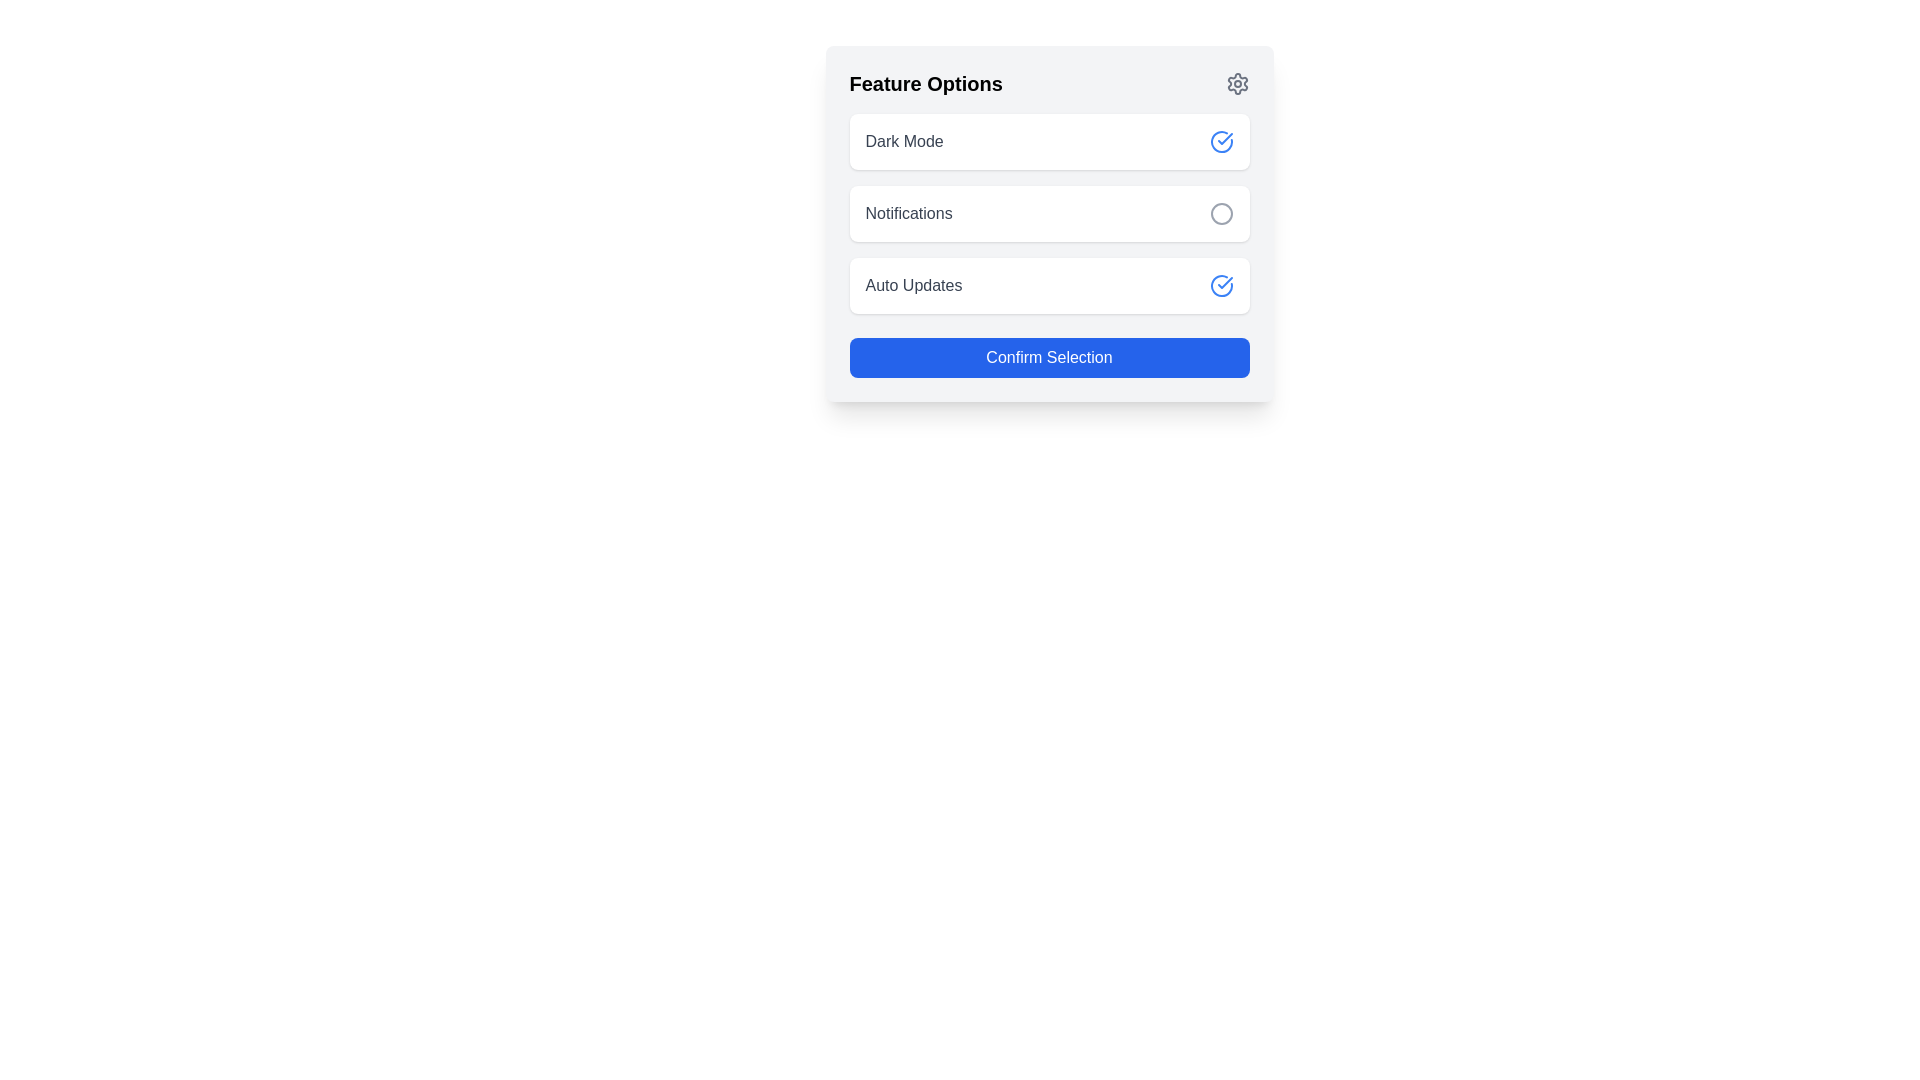 The width and height of the screenshot is (1920, 1080). Describe the element at coordinates (1220, 213) in the screenshot. I see `the circular glyph icon used for toggling notification settings, which is styled with a thin gray stroke and is located to the right of the 'Notifications' label` at that location.